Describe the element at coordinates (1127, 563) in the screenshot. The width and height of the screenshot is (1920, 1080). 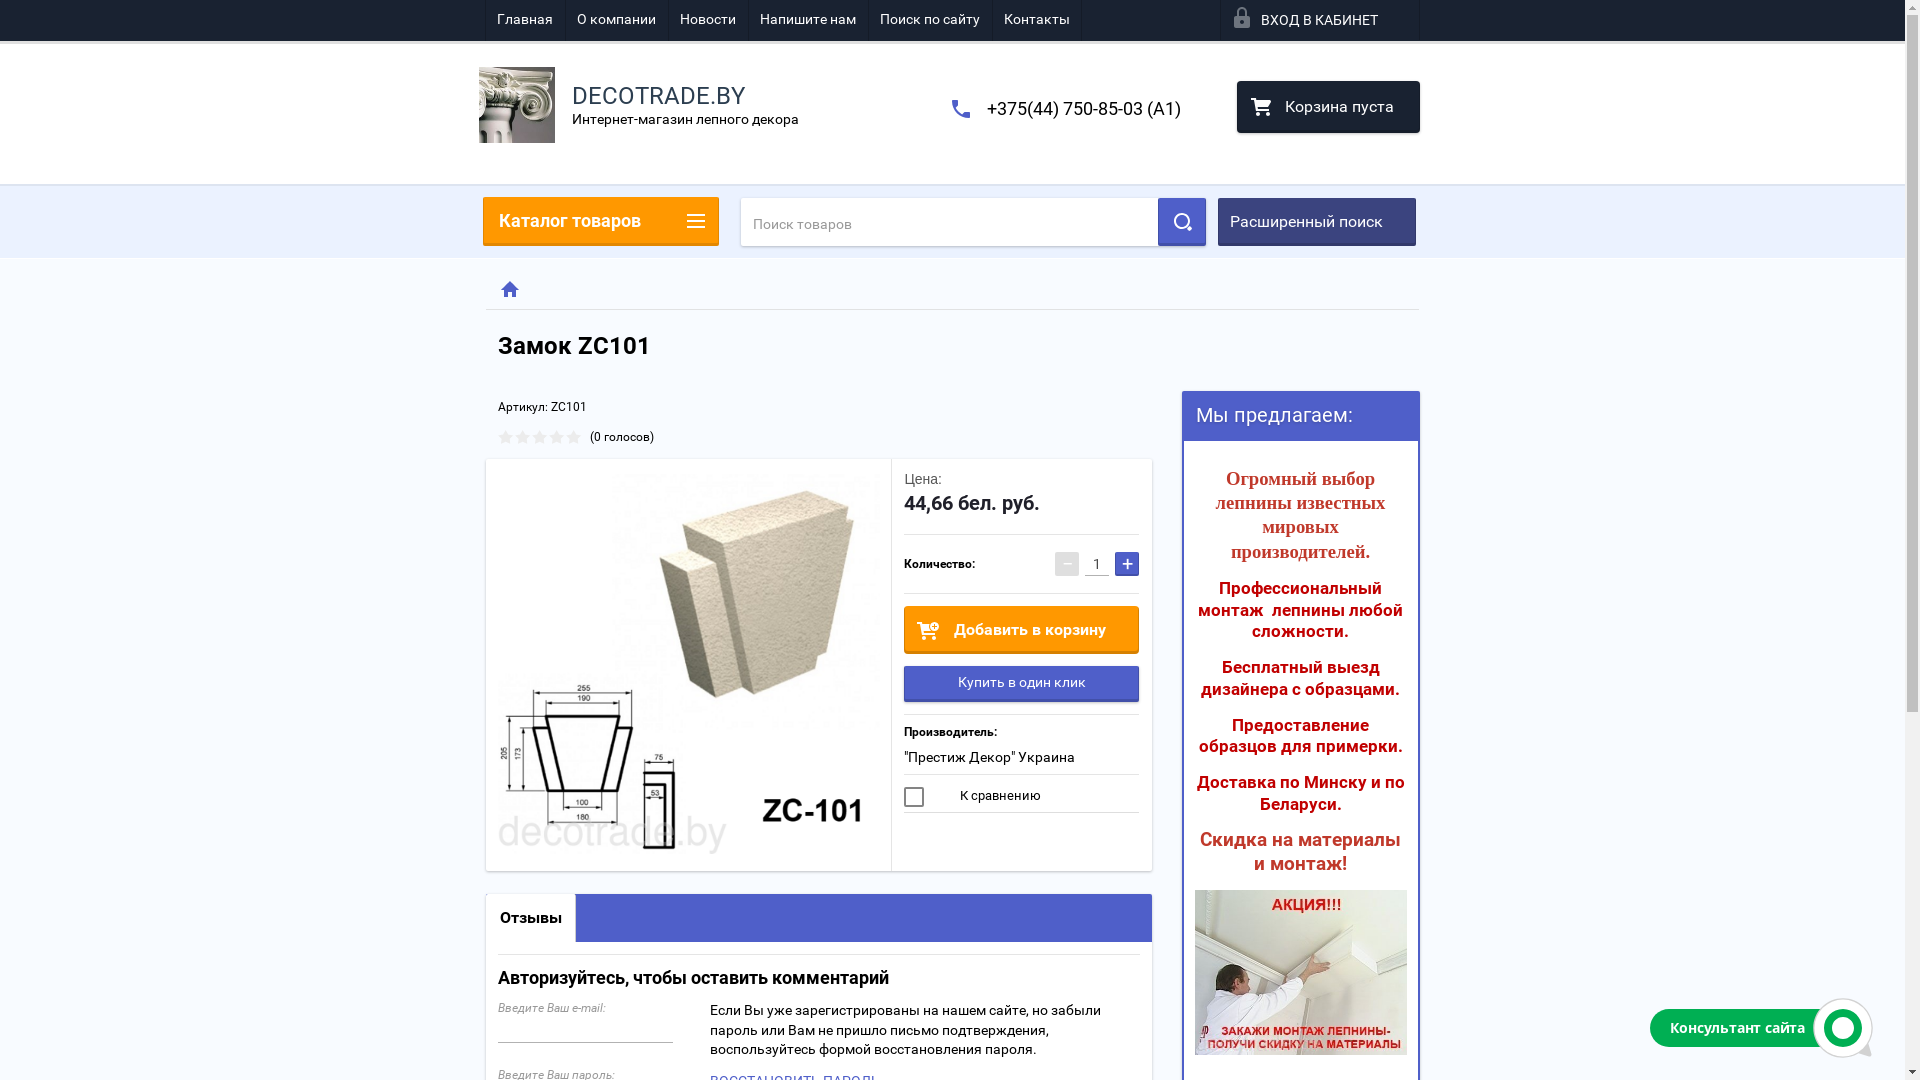
I see `'+'` at that location.